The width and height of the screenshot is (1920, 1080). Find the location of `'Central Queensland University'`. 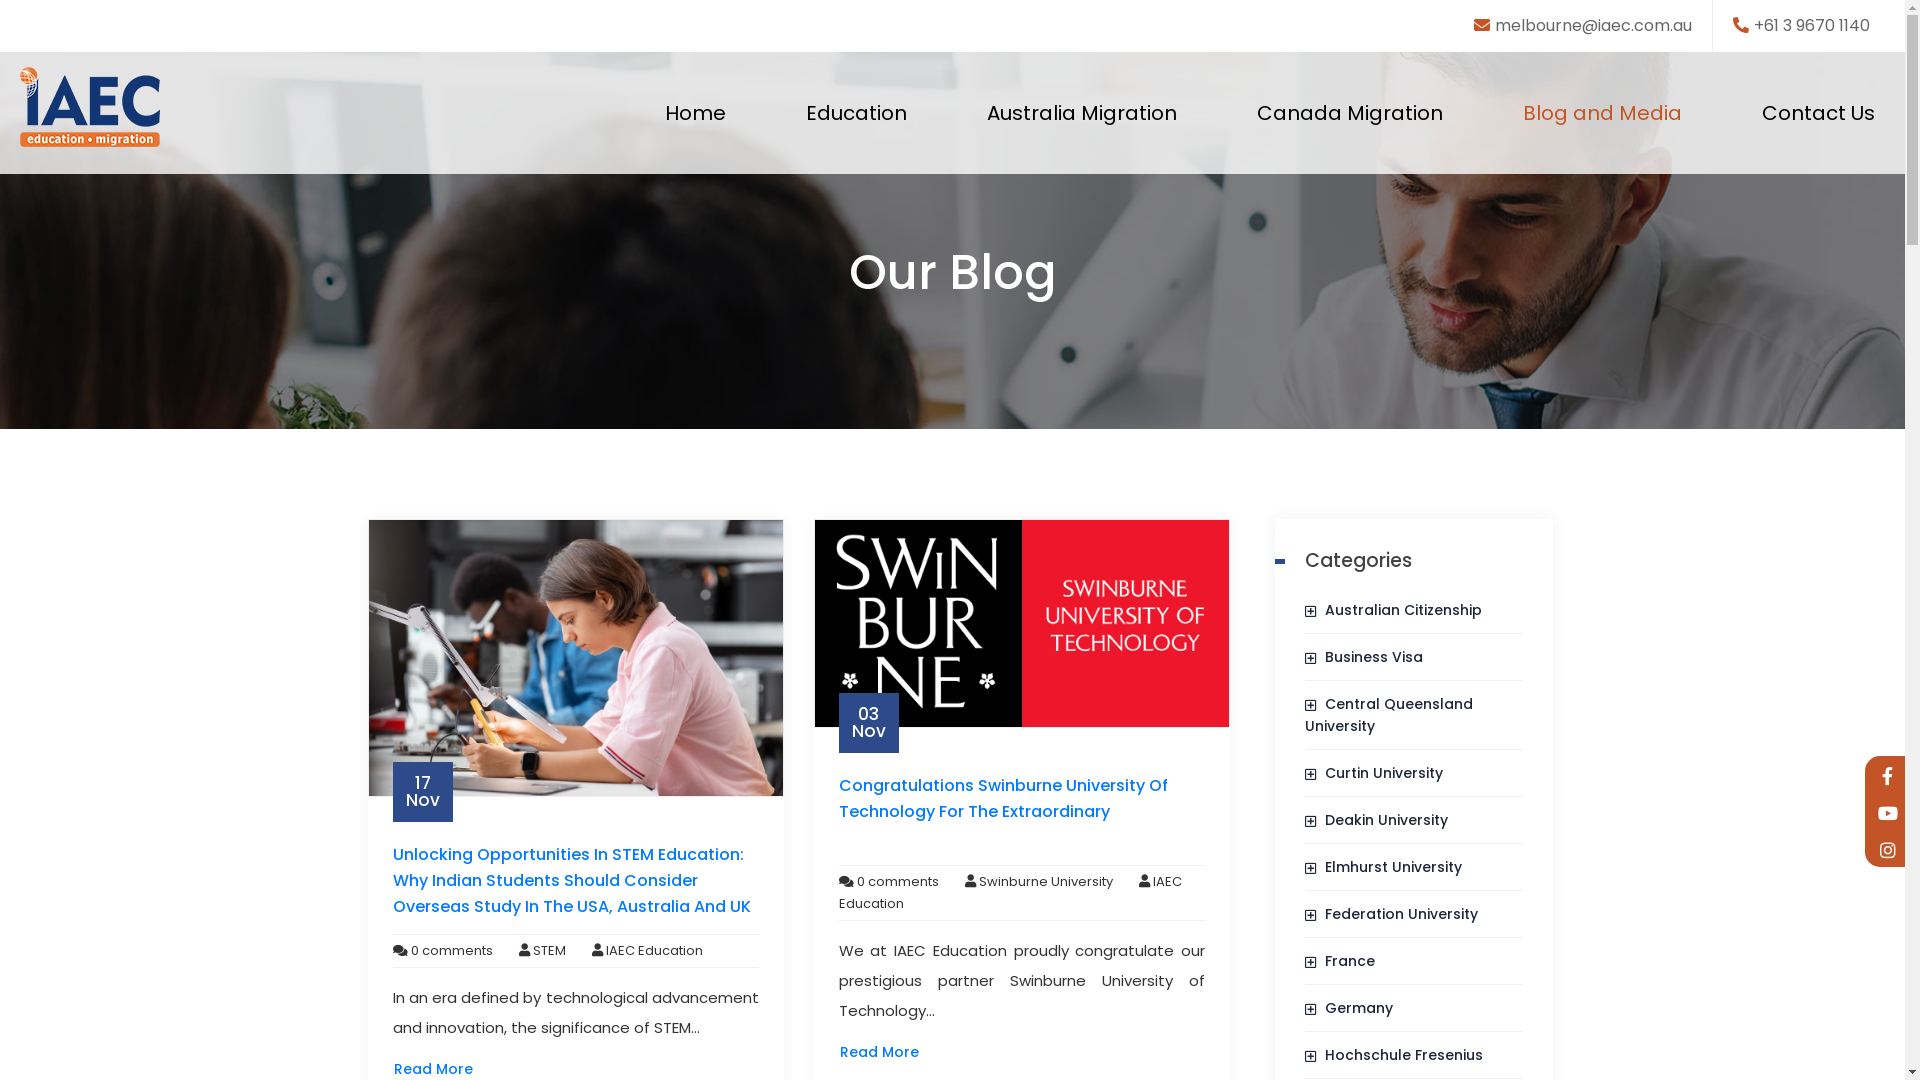

'Central Queensland University' is located at coordinates (1387, 713).